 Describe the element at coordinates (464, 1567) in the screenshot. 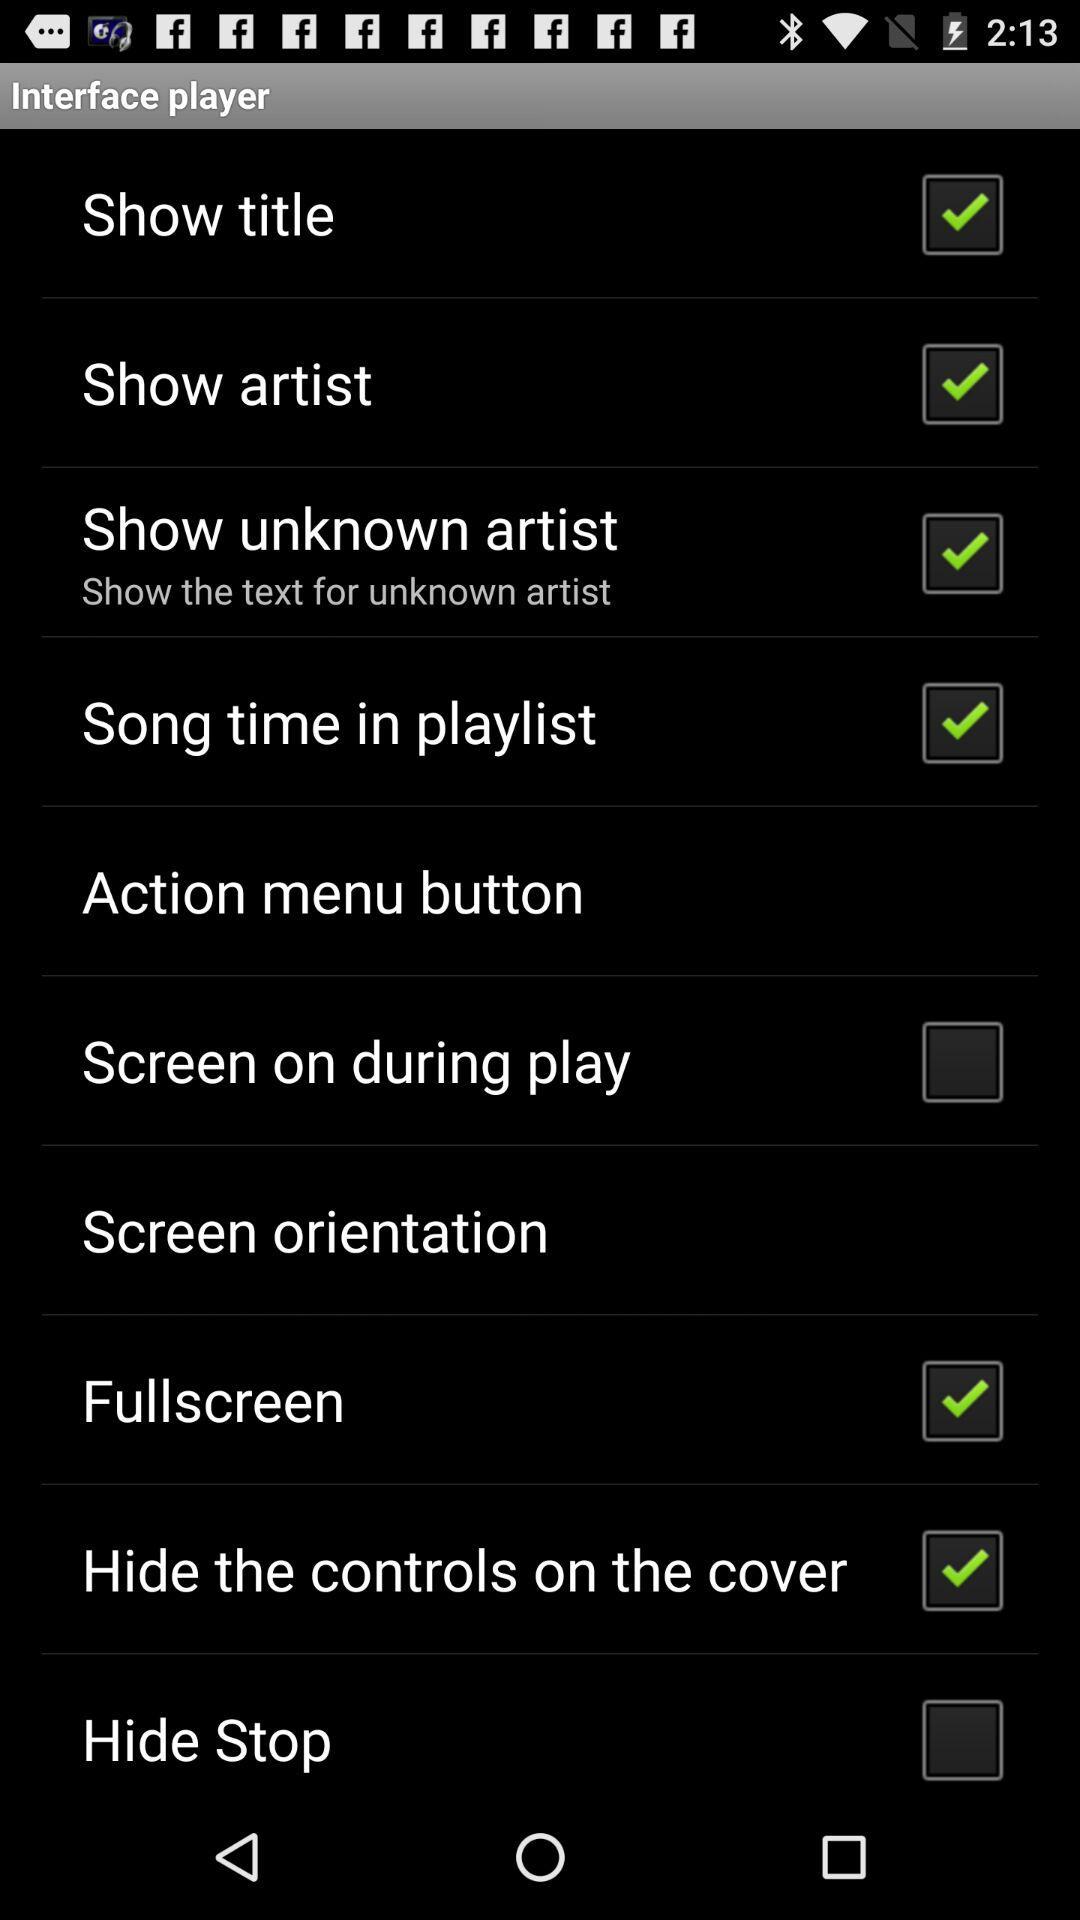

I see `the hide the controls` at that location.